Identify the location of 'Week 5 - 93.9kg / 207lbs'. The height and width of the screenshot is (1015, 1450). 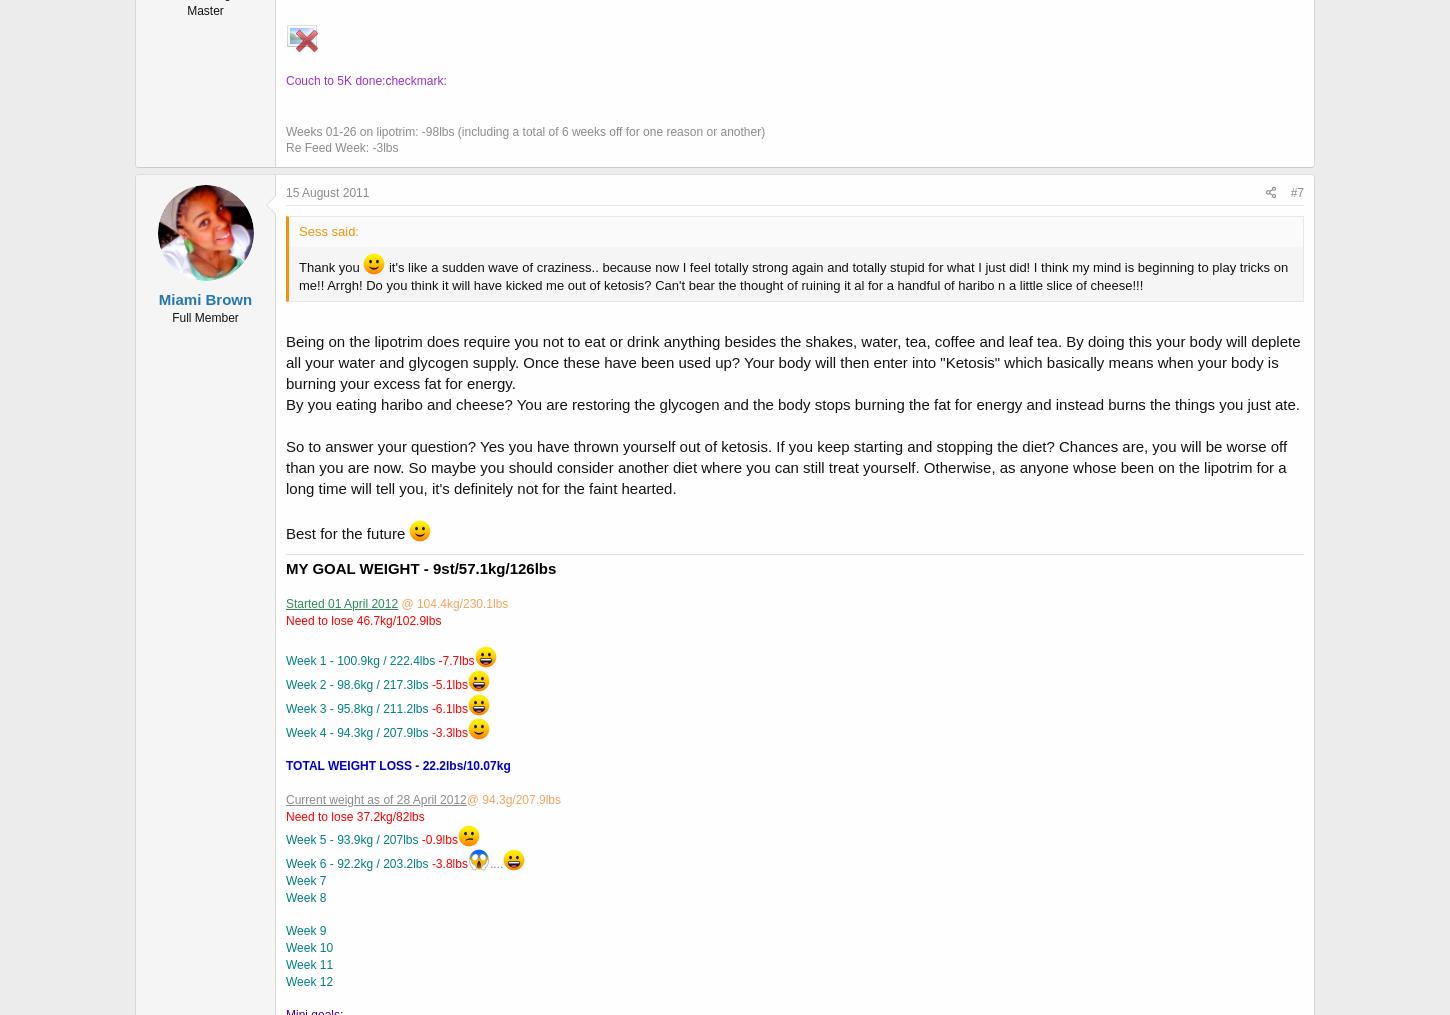
(285, 840).